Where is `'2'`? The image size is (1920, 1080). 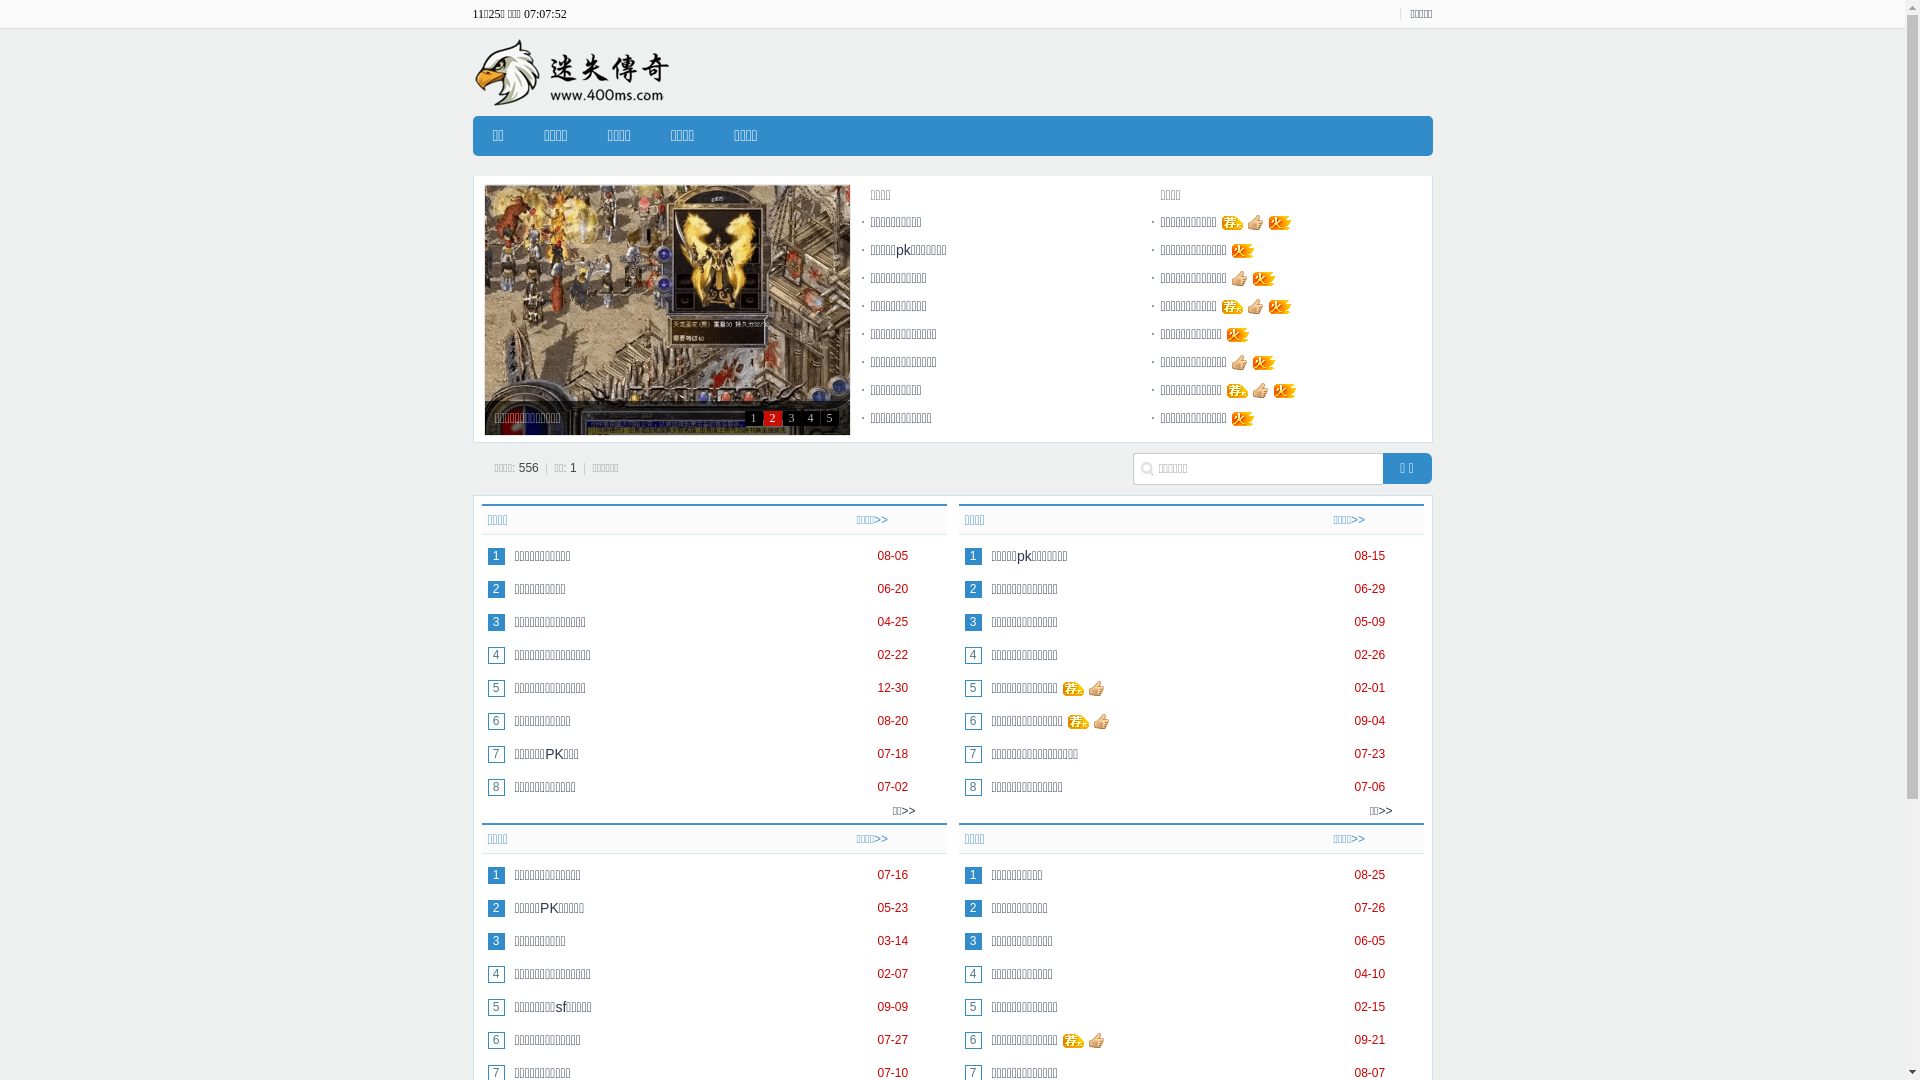 '2' is located at coordinates (771, 417).